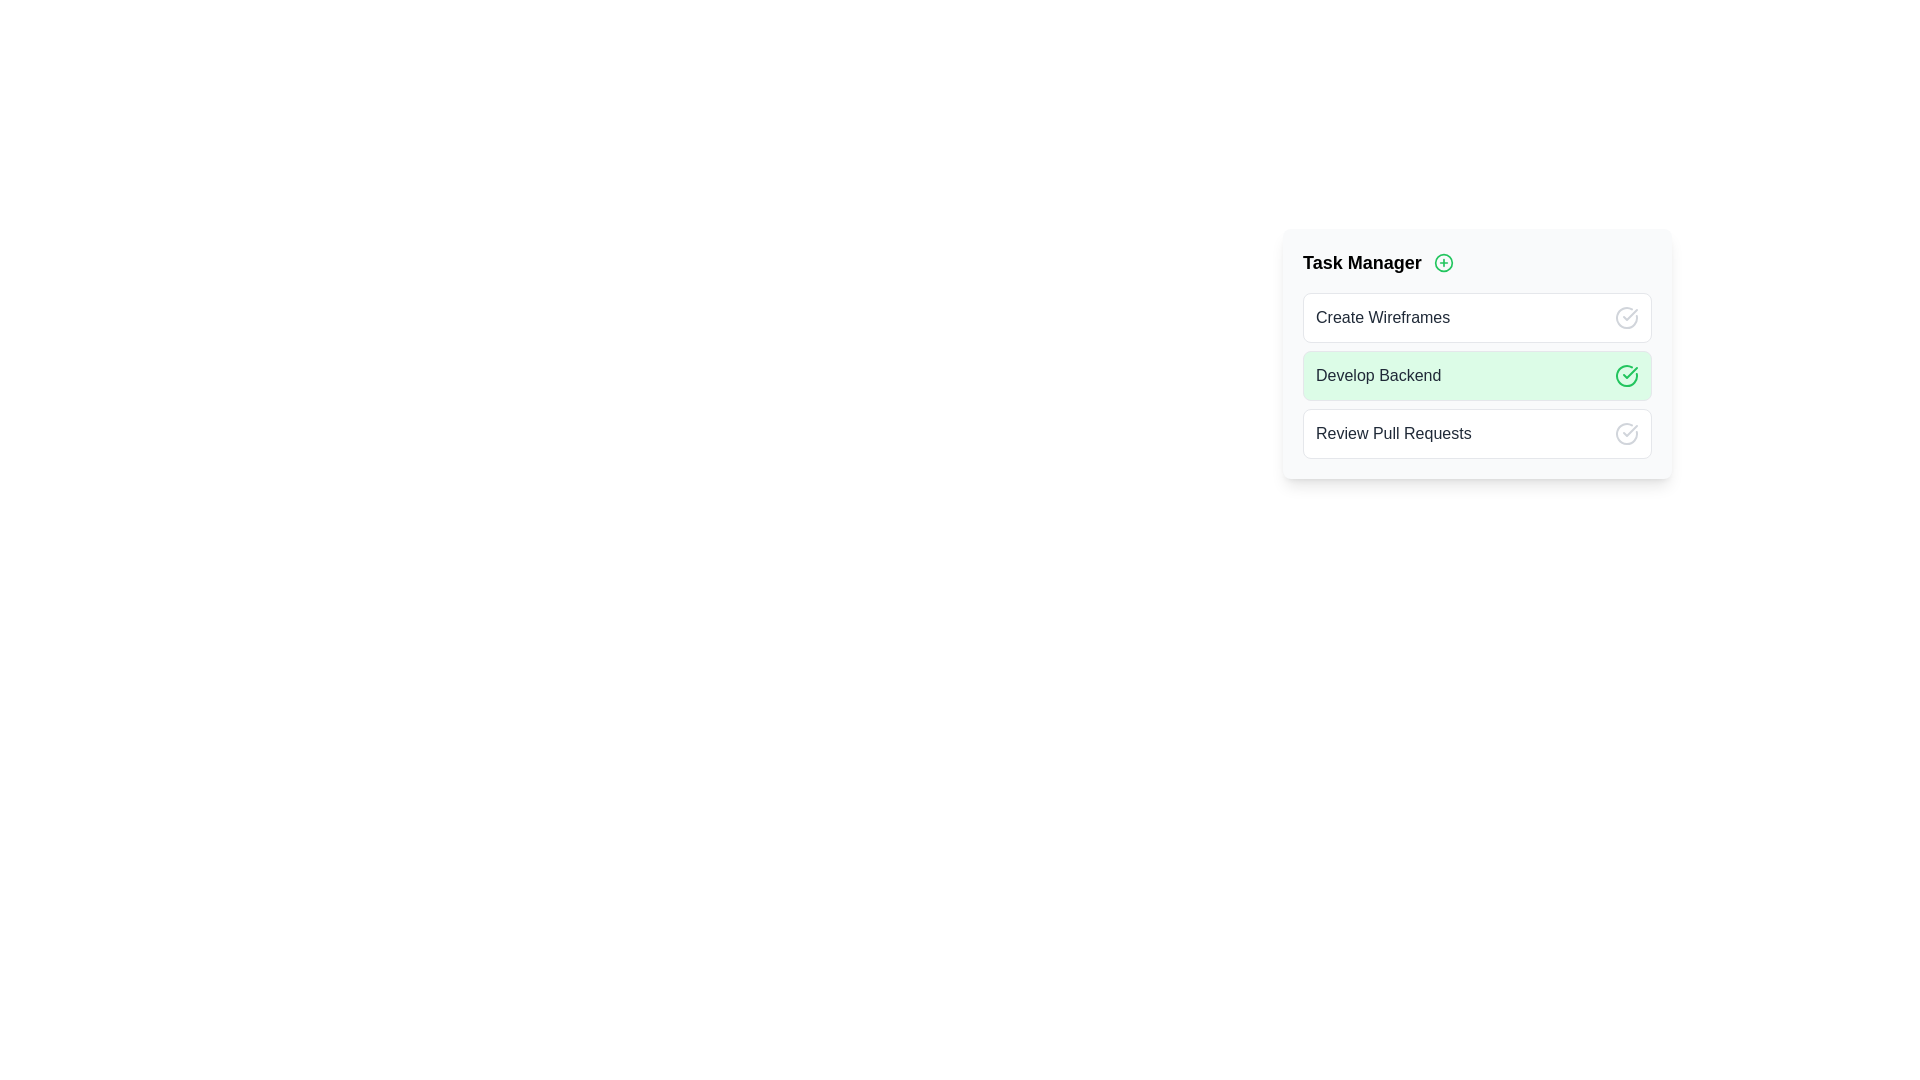 The image size is (1920, 1080). What do you see at coordinates (1361, 261) in the screenshot?
I see `text label at the top-left corner of the task management interface, which indicates the purpose of the section` at bounding box center [1361, 261].